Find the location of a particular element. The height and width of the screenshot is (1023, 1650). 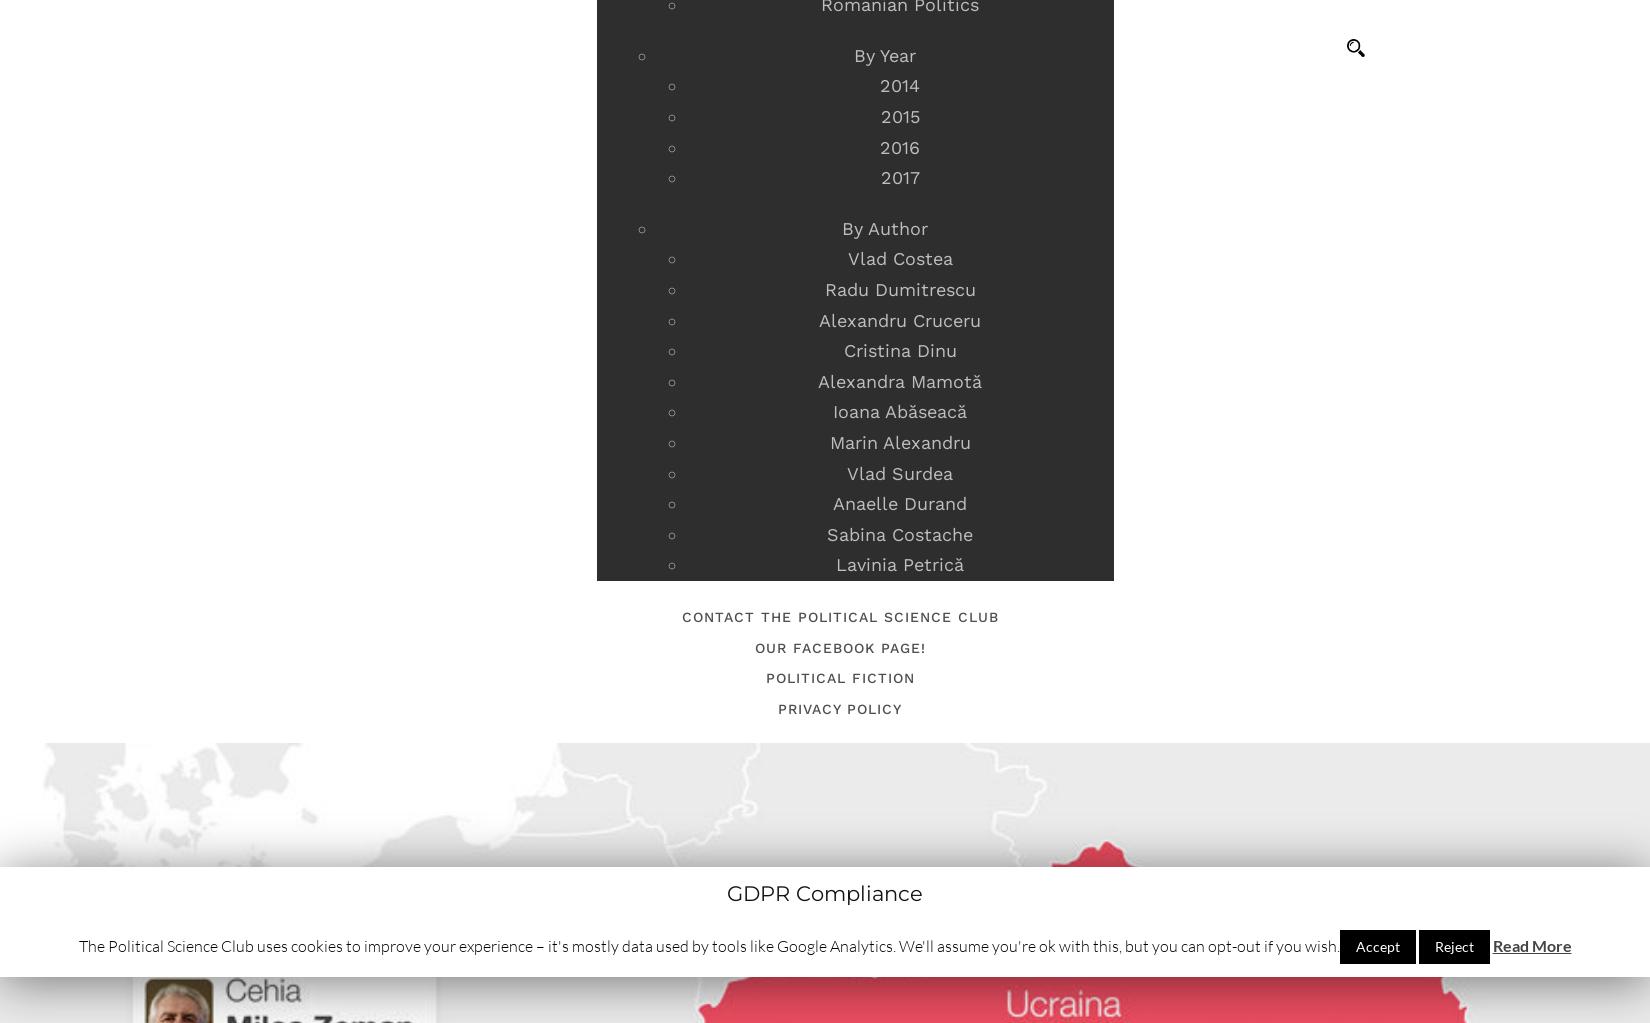

'Political Fiction' is located at coordinates (839, 677).